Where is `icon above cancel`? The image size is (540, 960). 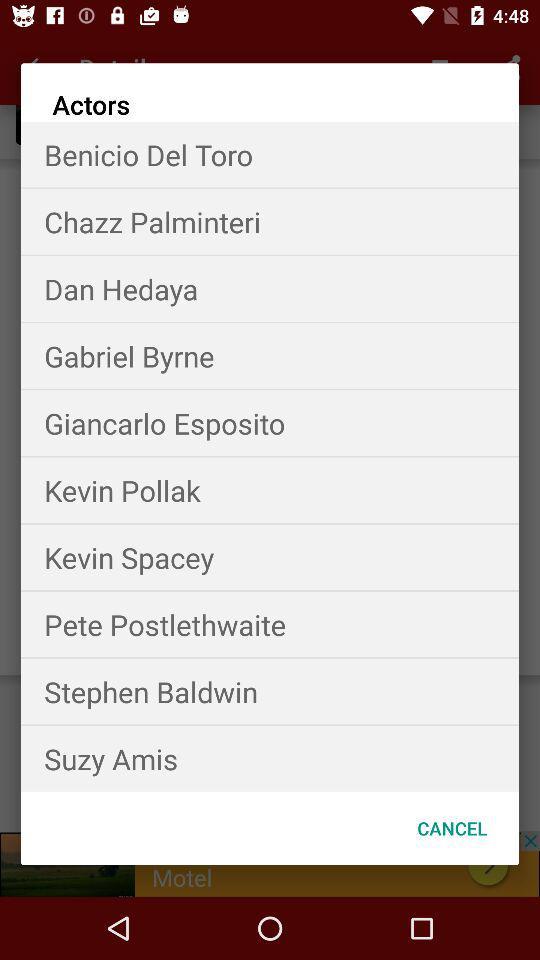 icon above cancel is located at coordinates (270, 757).